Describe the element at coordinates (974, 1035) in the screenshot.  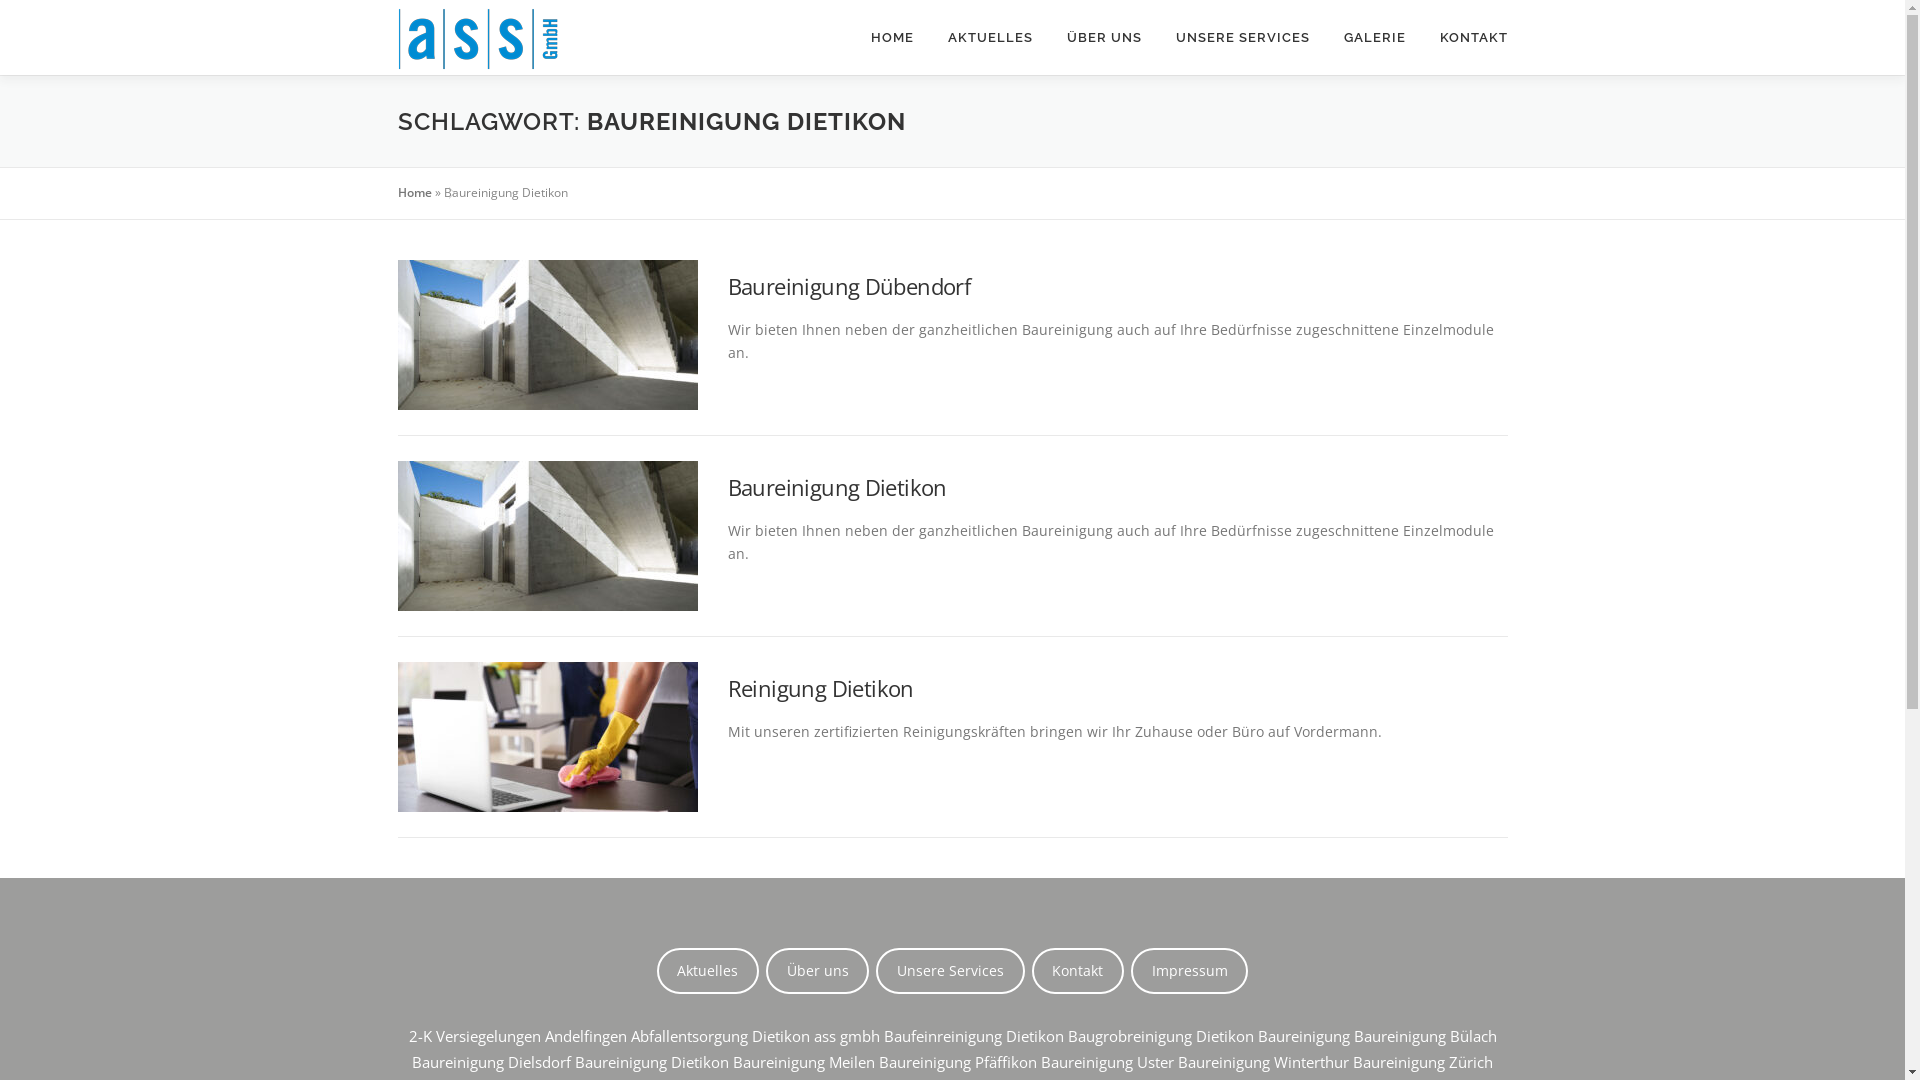
I see `'Baufeinreinigung Dietikon'` at that location.